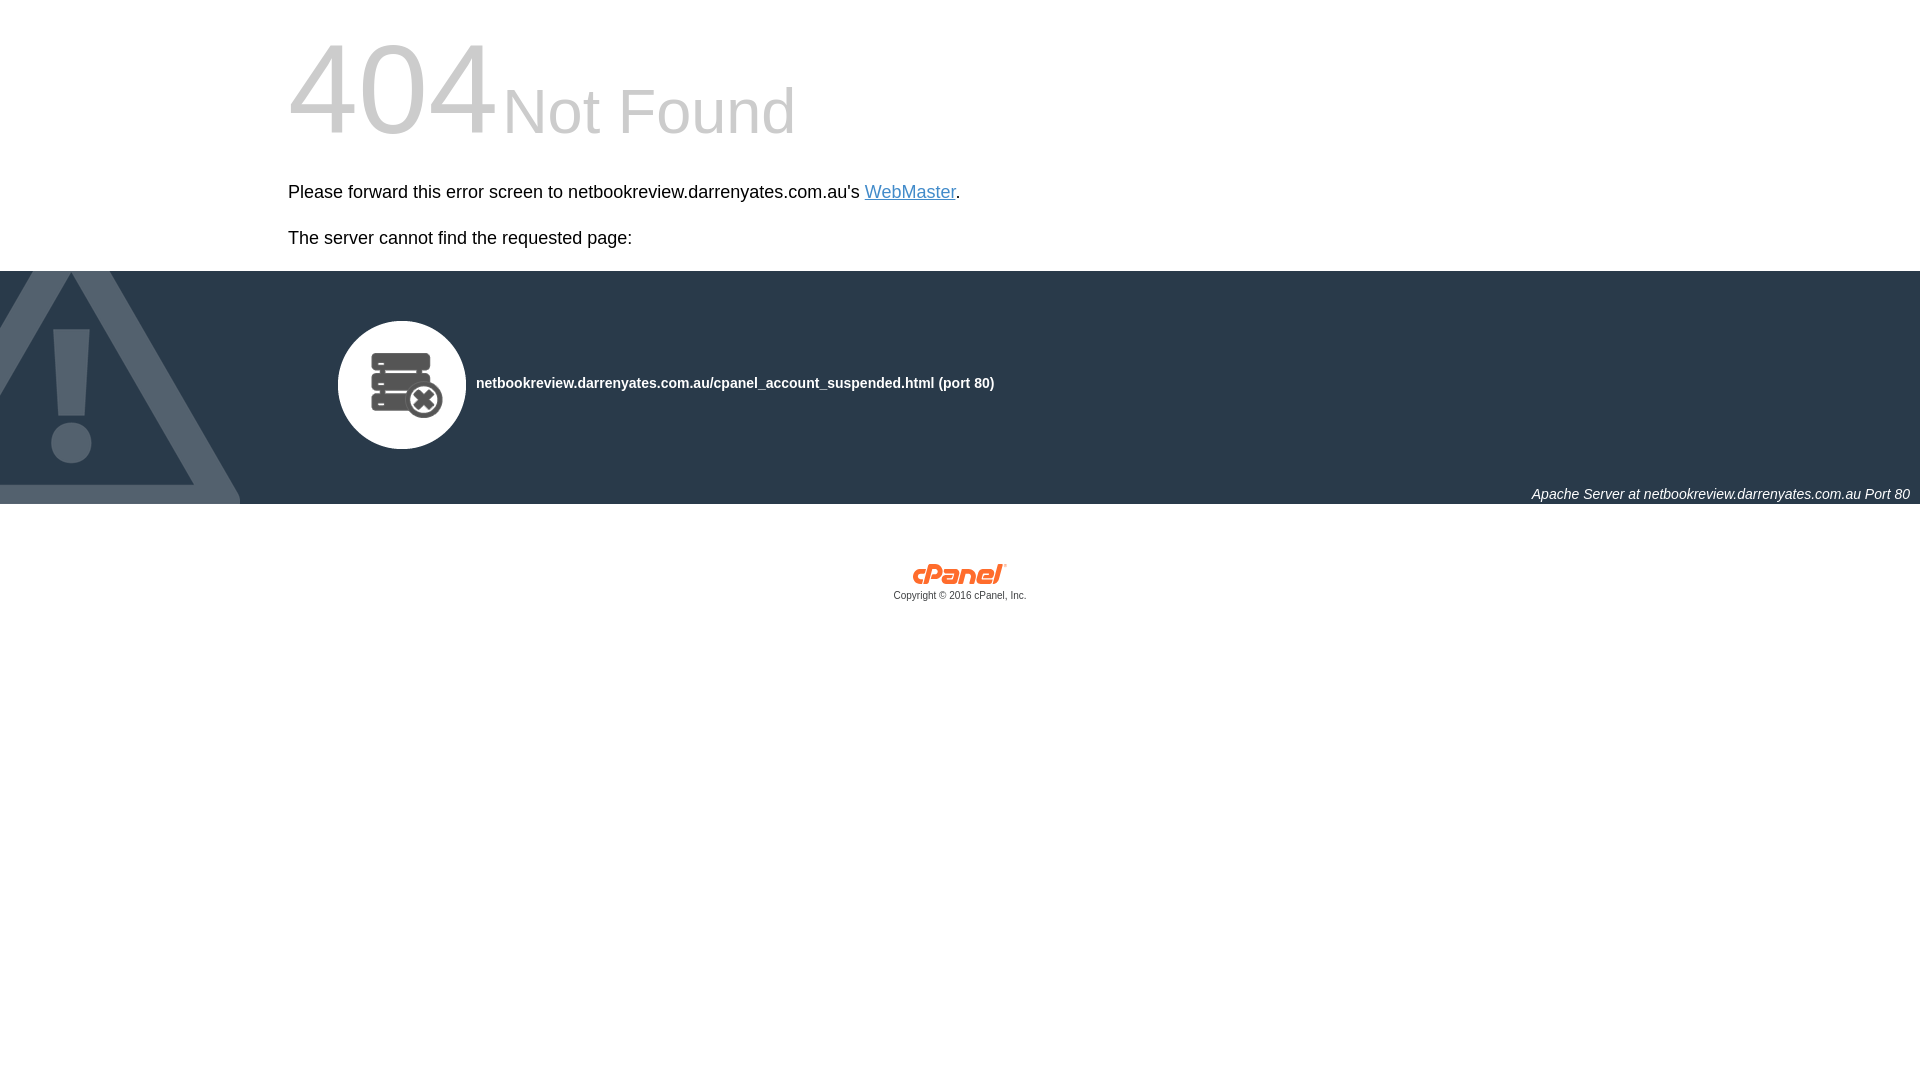  What do you see at coordinates (909, 192) in the screenshot?
I see `'WebMaster'` at bounding box center [909, 192].